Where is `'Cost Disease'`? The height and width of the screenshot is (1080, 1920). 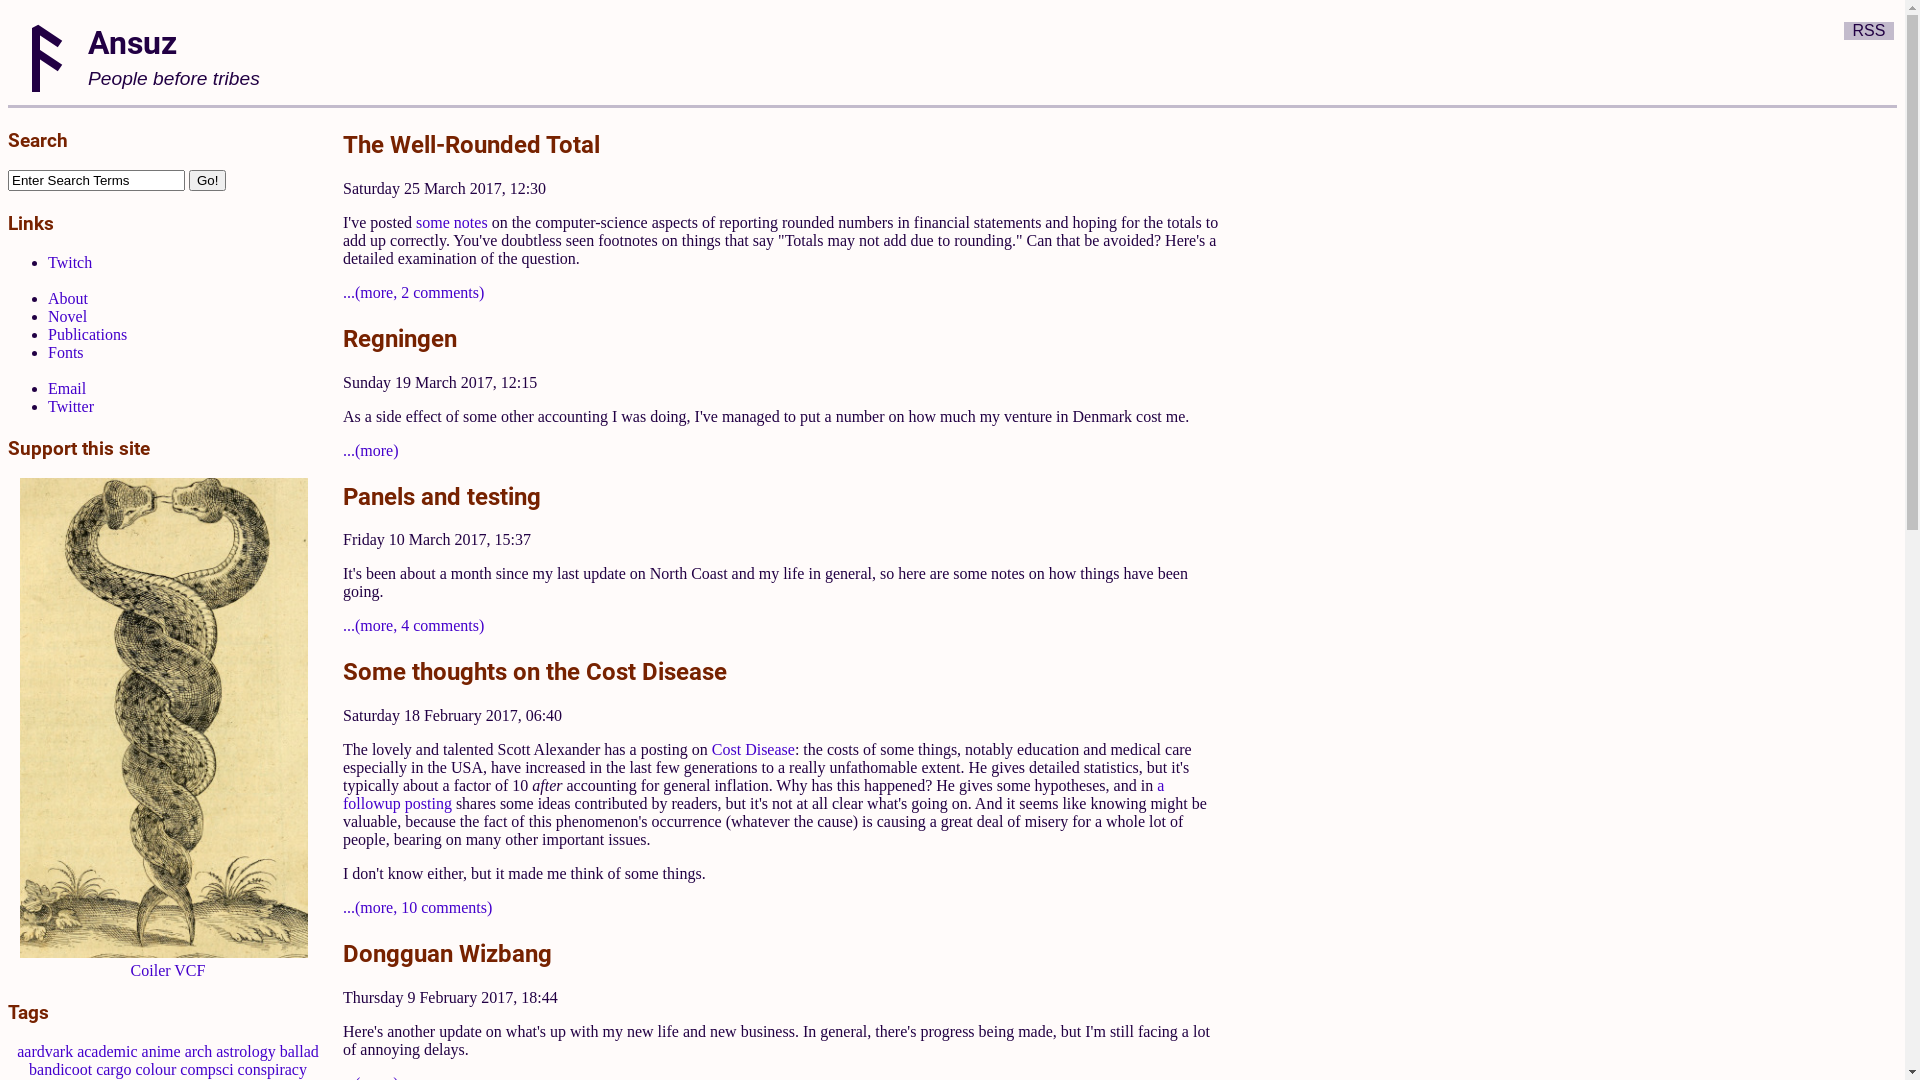
'Cost Disease' is located at coordinates (752, 749).